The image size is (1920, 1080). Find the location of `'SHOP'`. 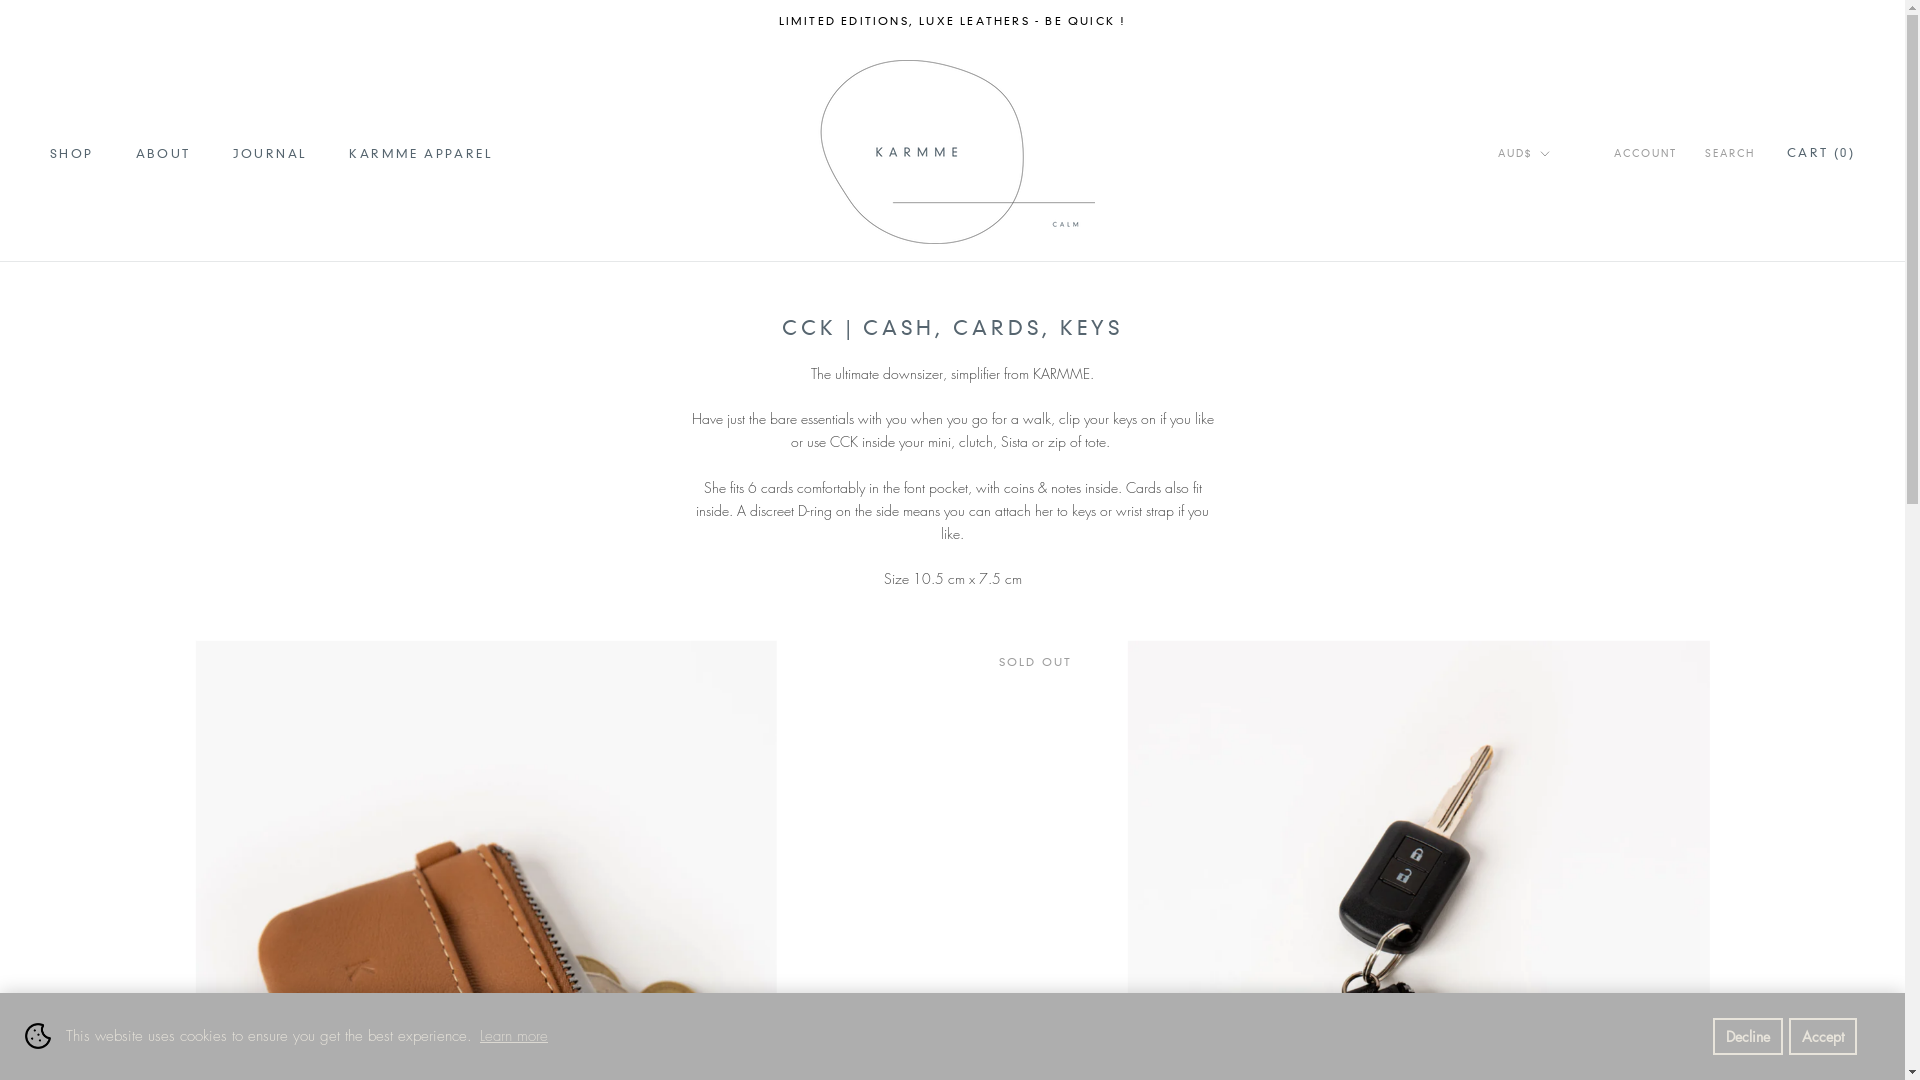

'SHOP' is located at coordinates (72, 152).